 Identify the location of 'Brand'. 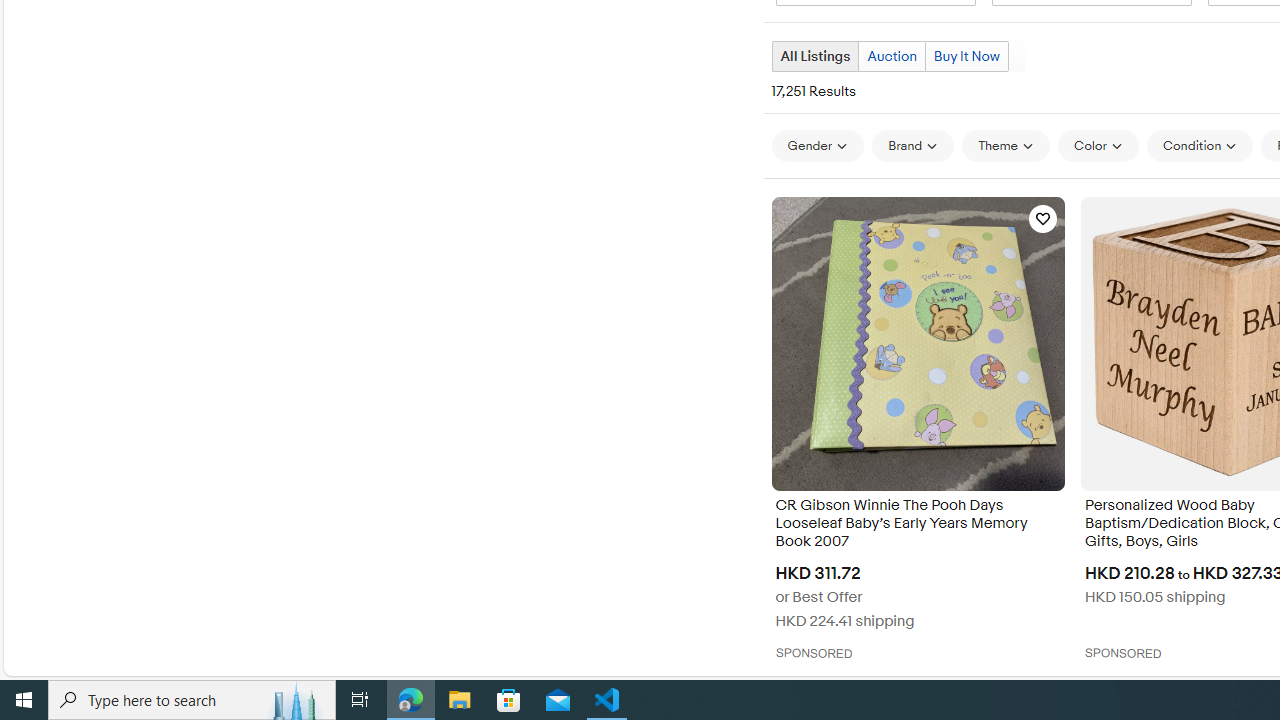
(912, 145).